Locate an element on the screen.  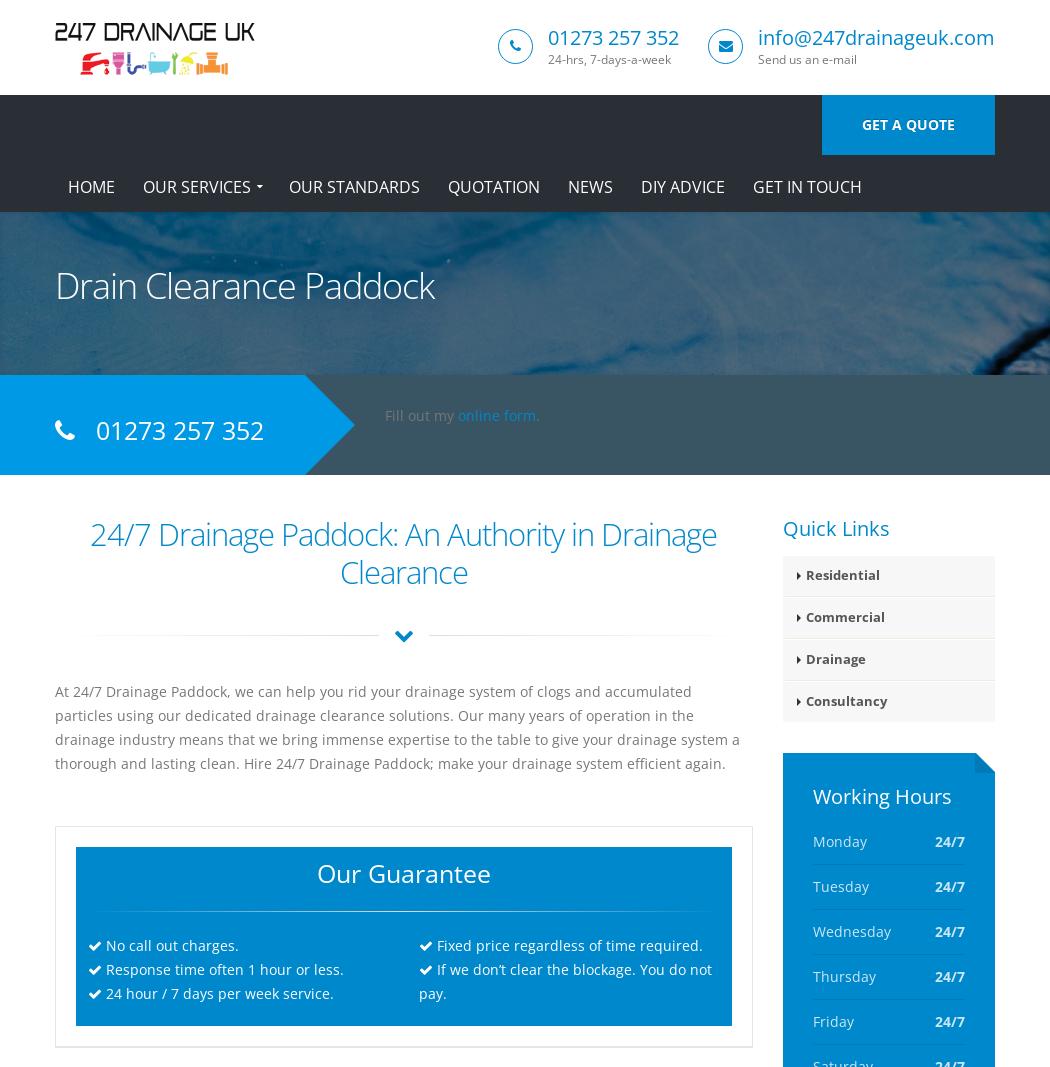
'.' is located at coordinates (538, 414).